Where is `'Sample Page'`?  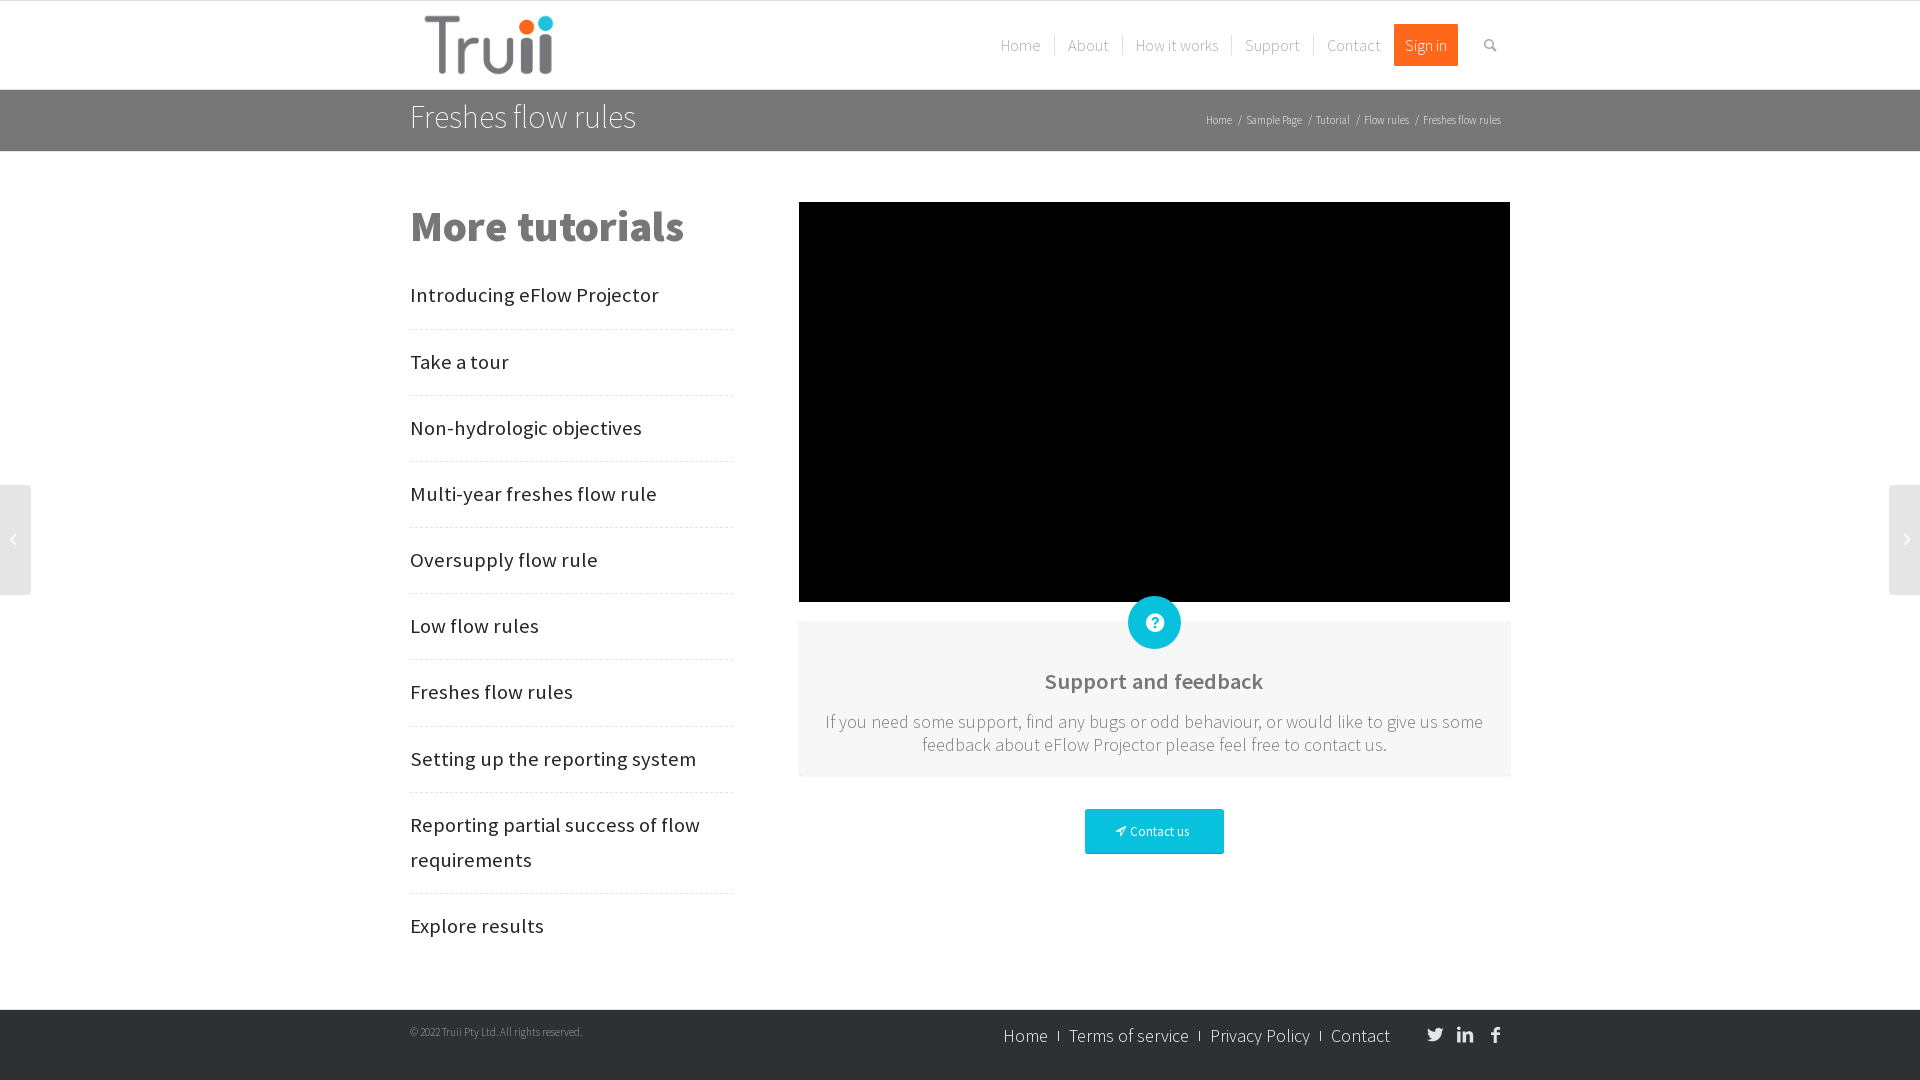 'Sample Page' is located at coordinates (1272, 120).